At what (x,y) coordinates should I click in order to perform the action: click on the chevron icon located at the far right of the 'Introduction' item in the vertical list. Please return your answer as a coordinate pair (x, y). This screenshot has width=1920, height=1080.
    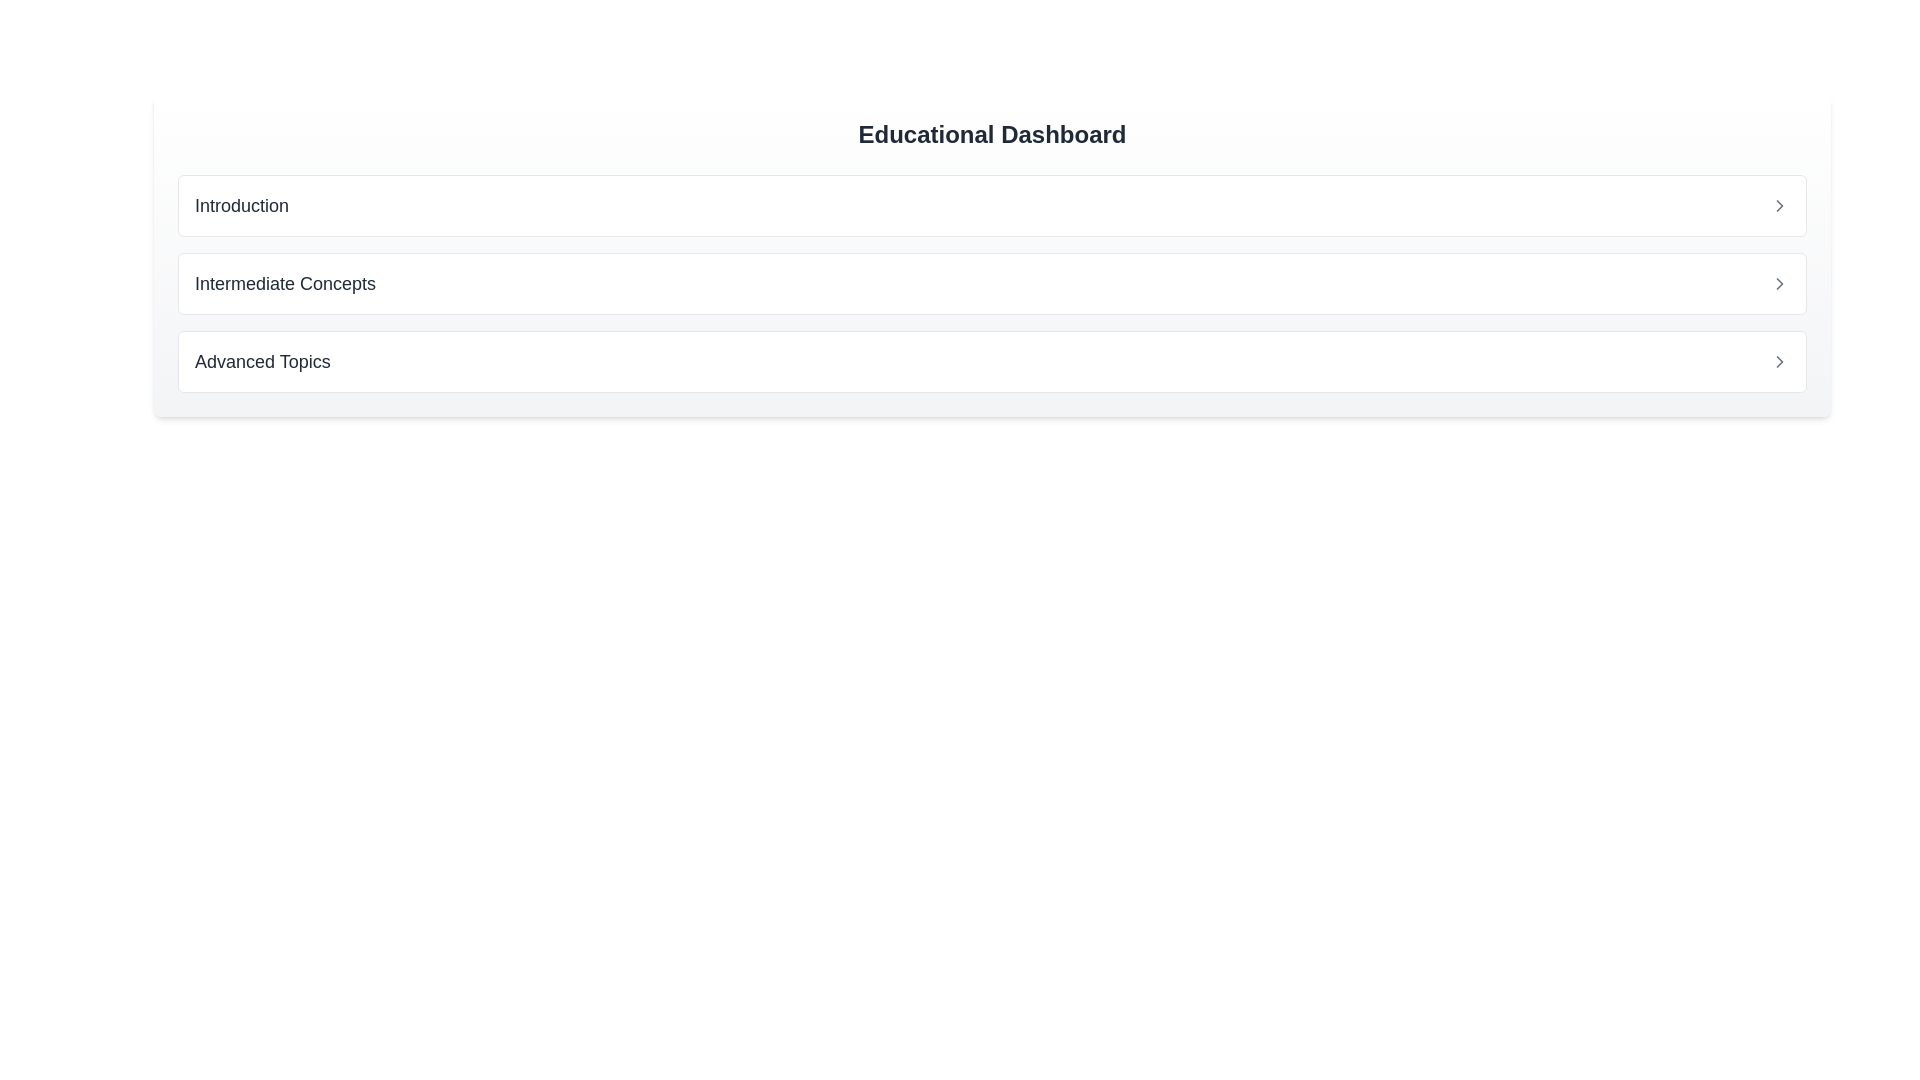
    Looking at the image, I should click on (1780, 205).